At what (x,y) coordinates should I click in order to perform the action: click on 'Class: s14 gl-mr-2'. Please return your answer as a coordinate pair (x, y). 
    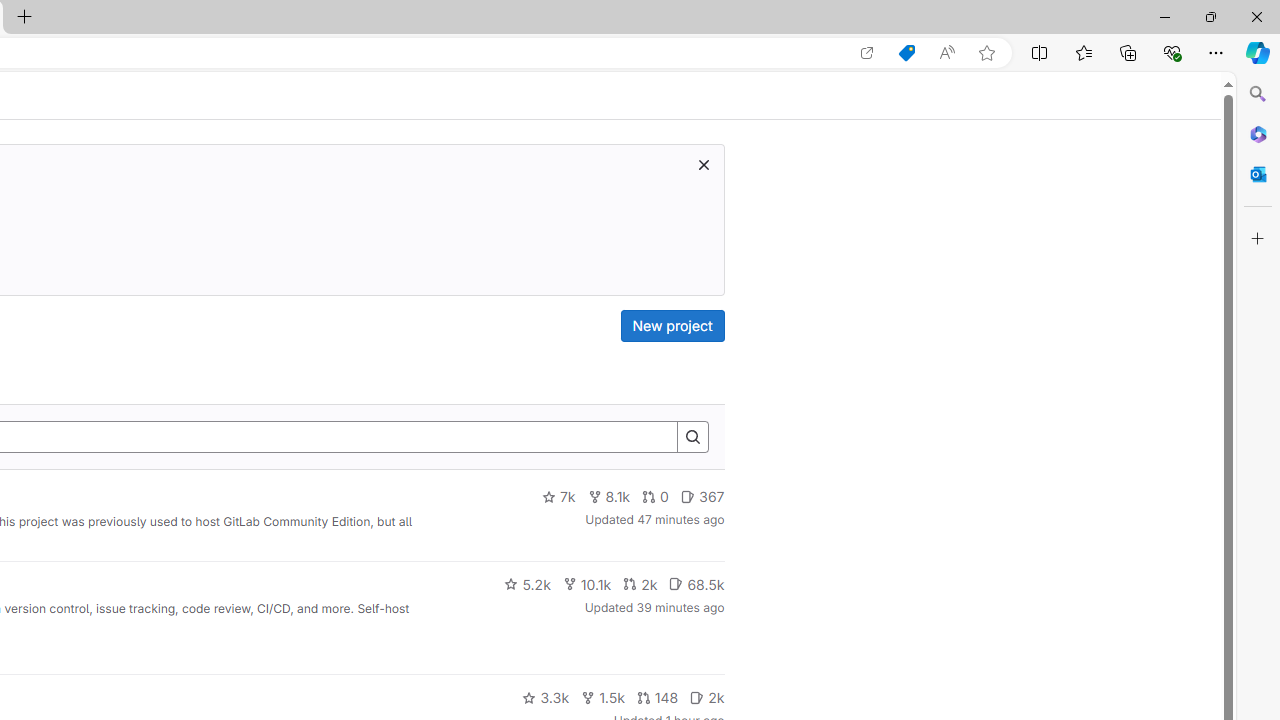
    Looking at the image, I should click on (697, 696).